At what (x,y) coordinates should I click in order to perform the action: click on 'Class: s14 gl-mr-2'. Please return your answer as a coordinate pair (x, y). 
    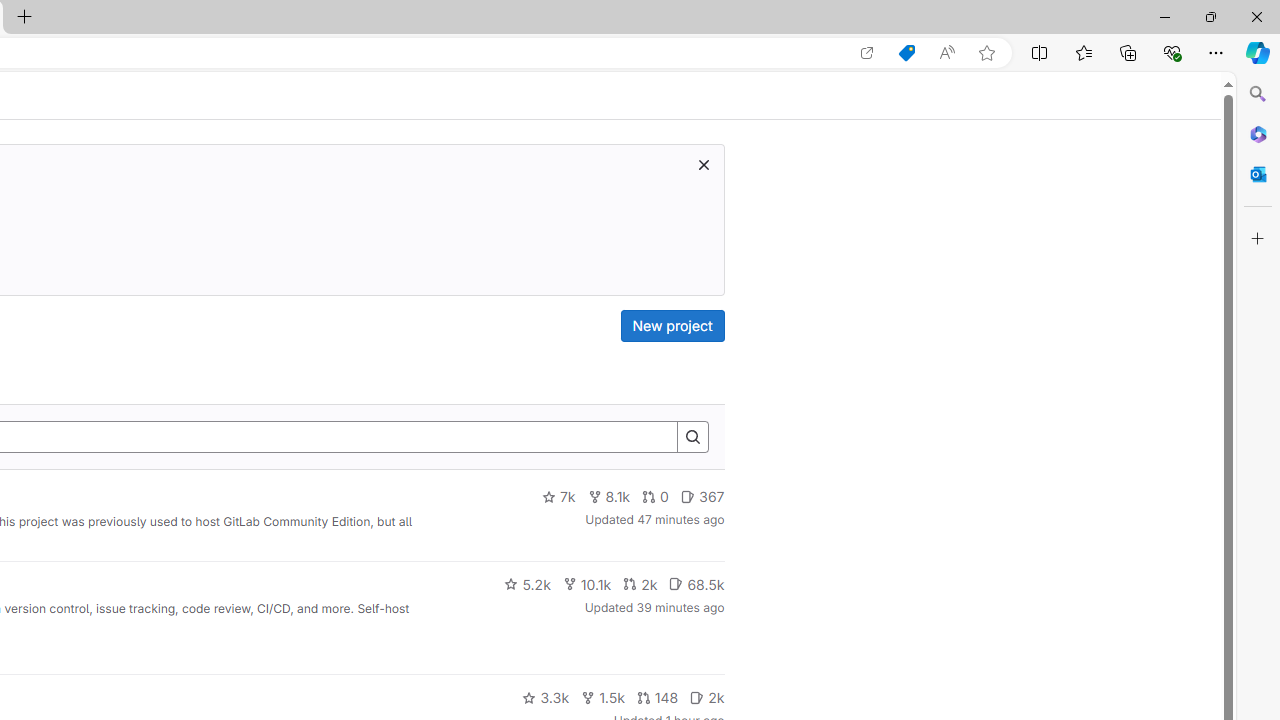
    Looking at the image, I should click on (697, 696).